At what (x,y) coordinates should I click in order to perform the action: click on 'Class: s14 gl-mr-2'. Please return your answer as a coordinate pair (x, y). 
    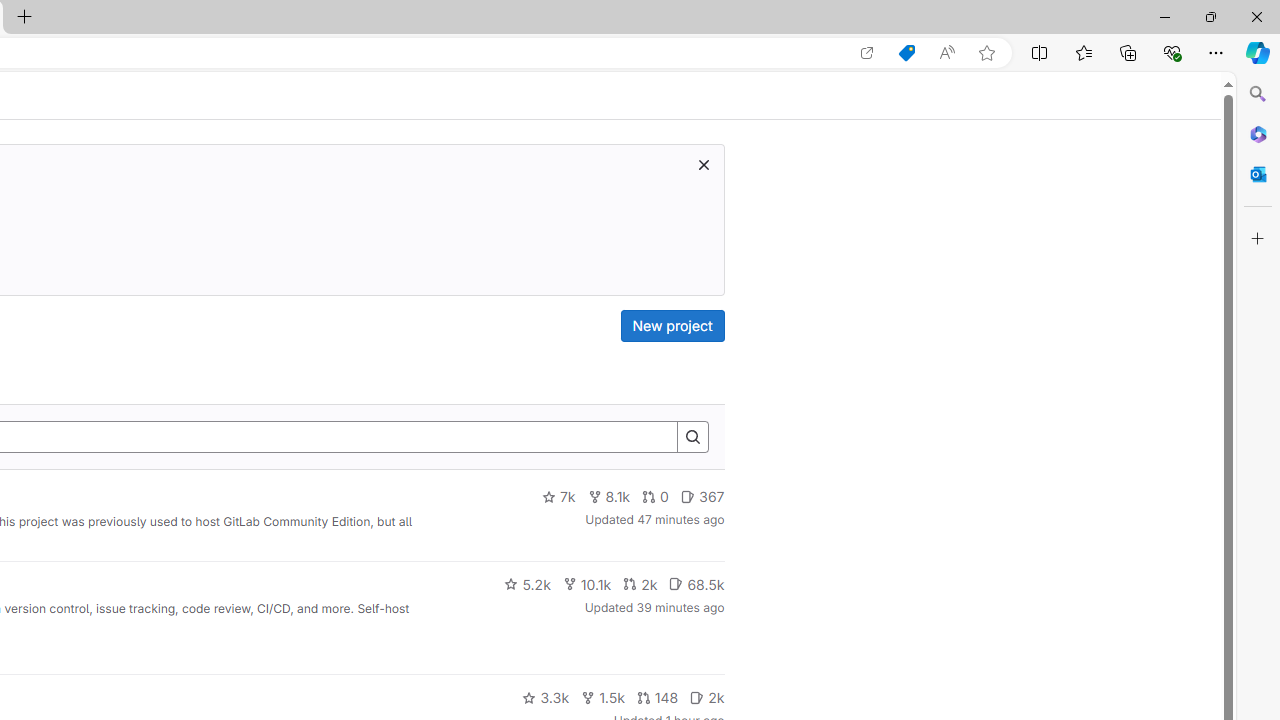
    Looking at the image, I should click on (697, 696).